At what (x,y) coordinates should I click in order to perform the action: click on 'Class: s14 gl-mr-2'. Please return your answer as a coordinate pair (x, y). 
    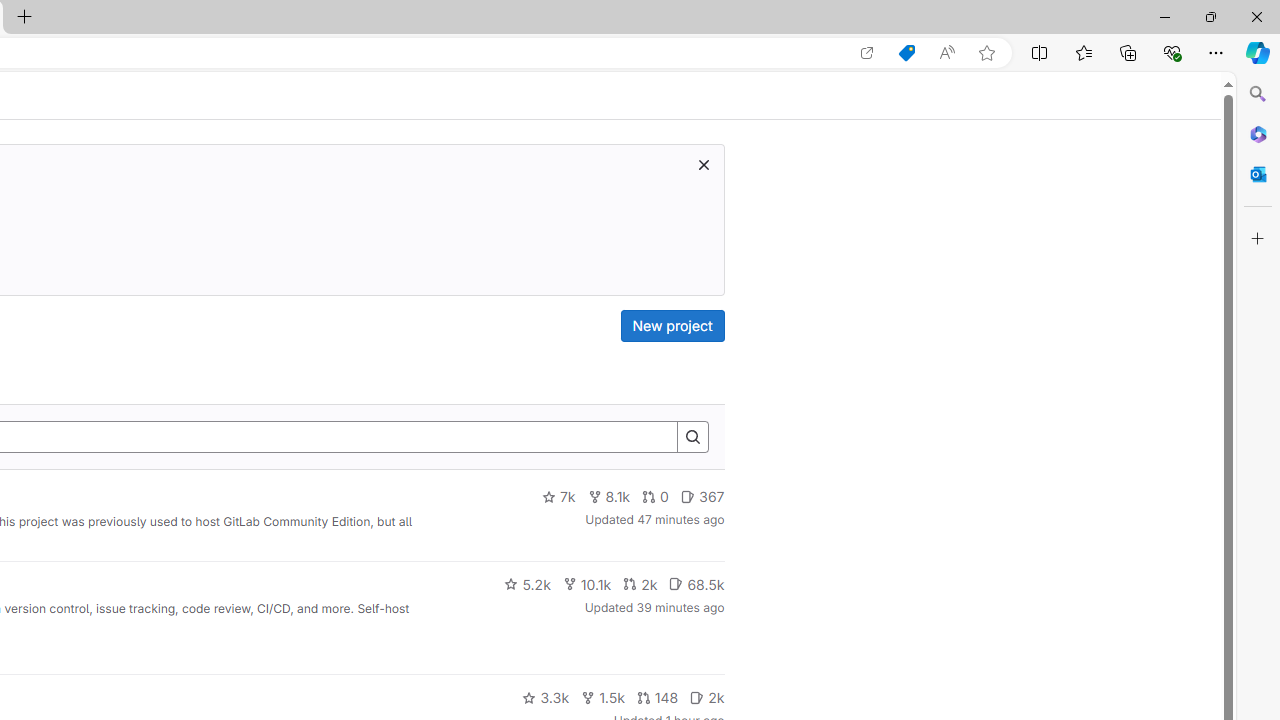
    Looking at the image, I should click on (697, 696).